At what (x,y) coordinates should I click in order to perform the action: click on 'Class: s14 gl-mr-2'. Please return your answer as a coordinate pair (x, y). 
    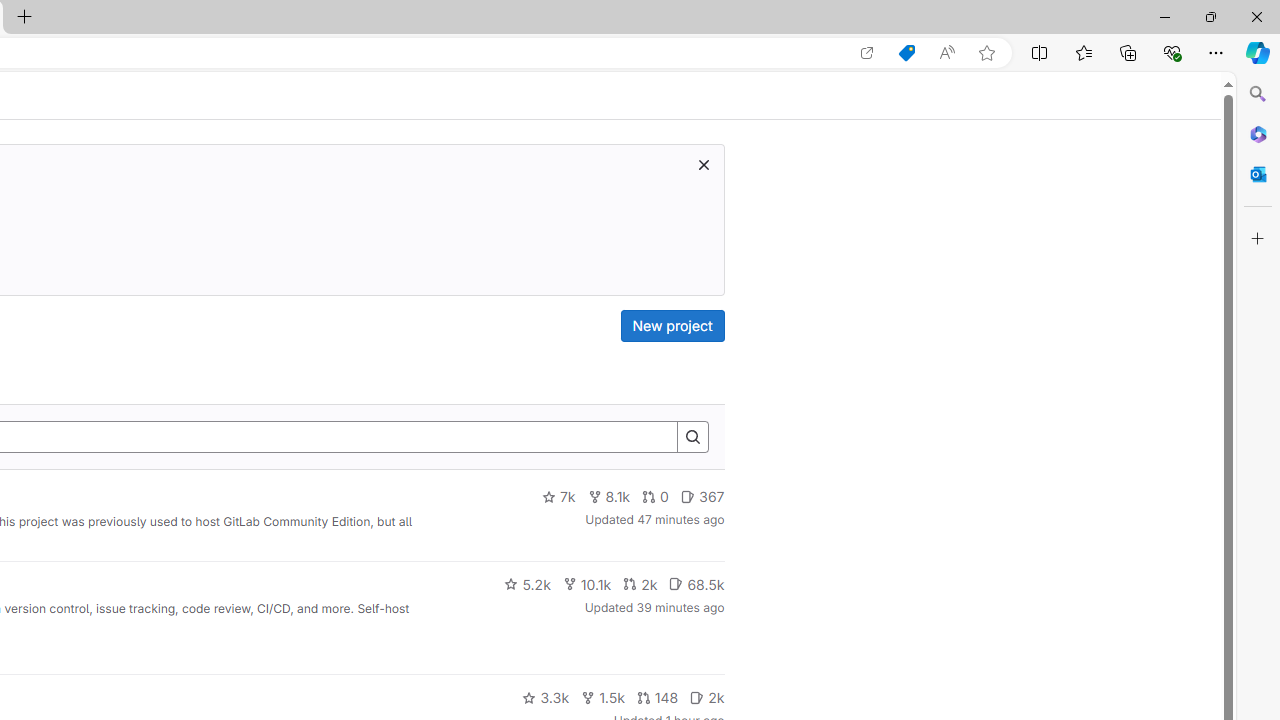
    Looking at the image, I should click on (697, 696).